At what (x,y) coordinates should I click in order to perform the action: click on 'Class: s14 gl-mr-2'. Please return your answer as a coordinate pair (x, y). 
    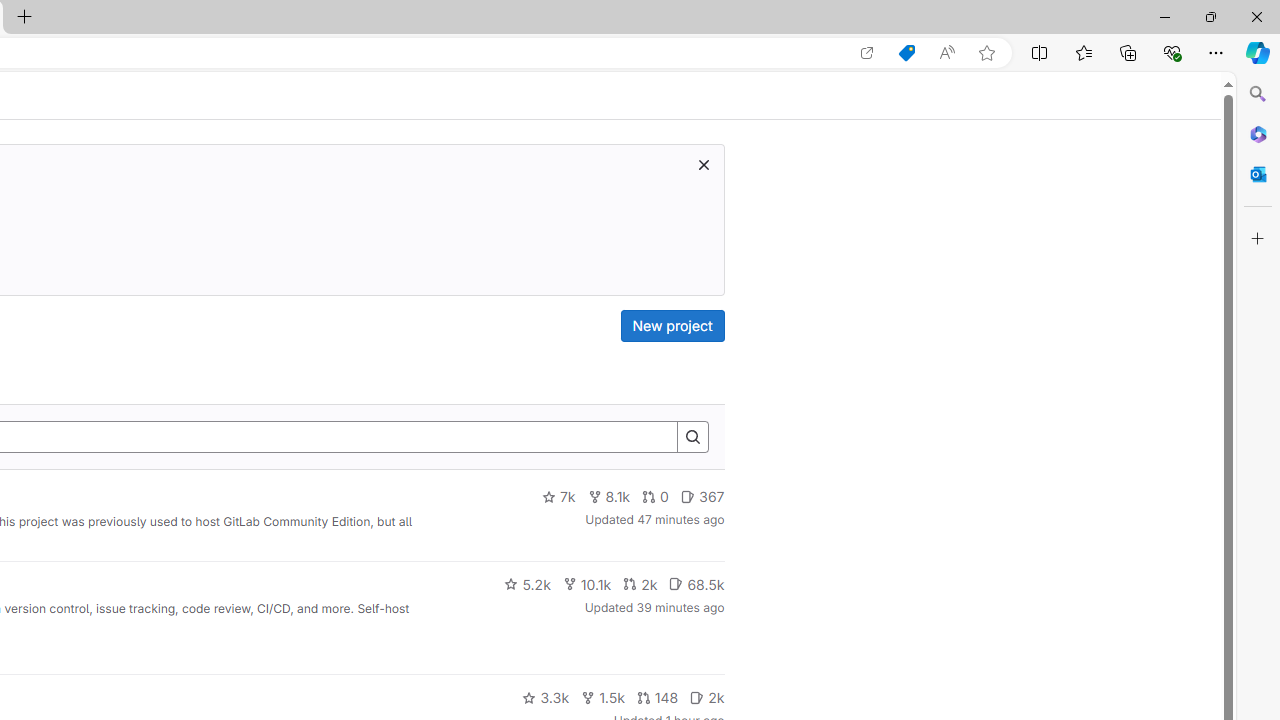
    Looking at the image, I should click on (697, 696).